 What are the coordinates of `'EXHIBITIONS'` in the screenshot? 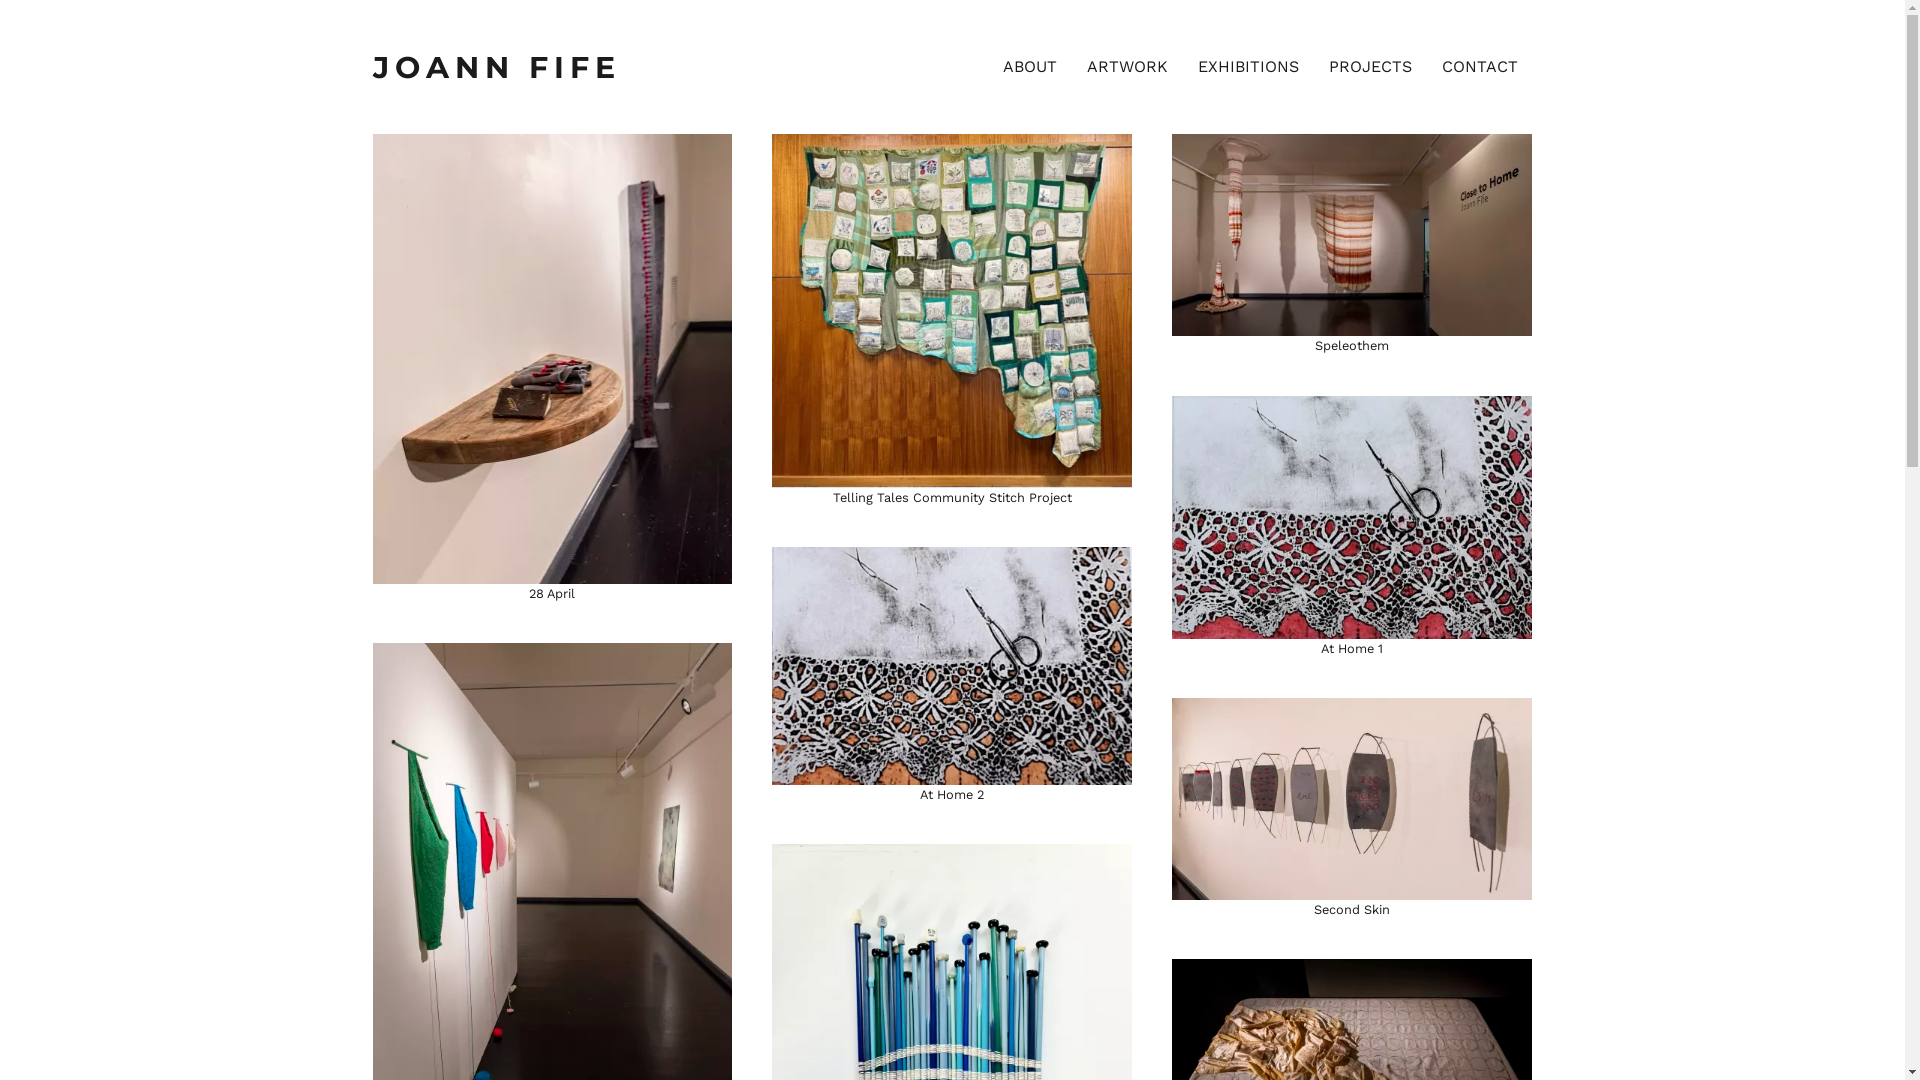 It's located at (1246, 65).